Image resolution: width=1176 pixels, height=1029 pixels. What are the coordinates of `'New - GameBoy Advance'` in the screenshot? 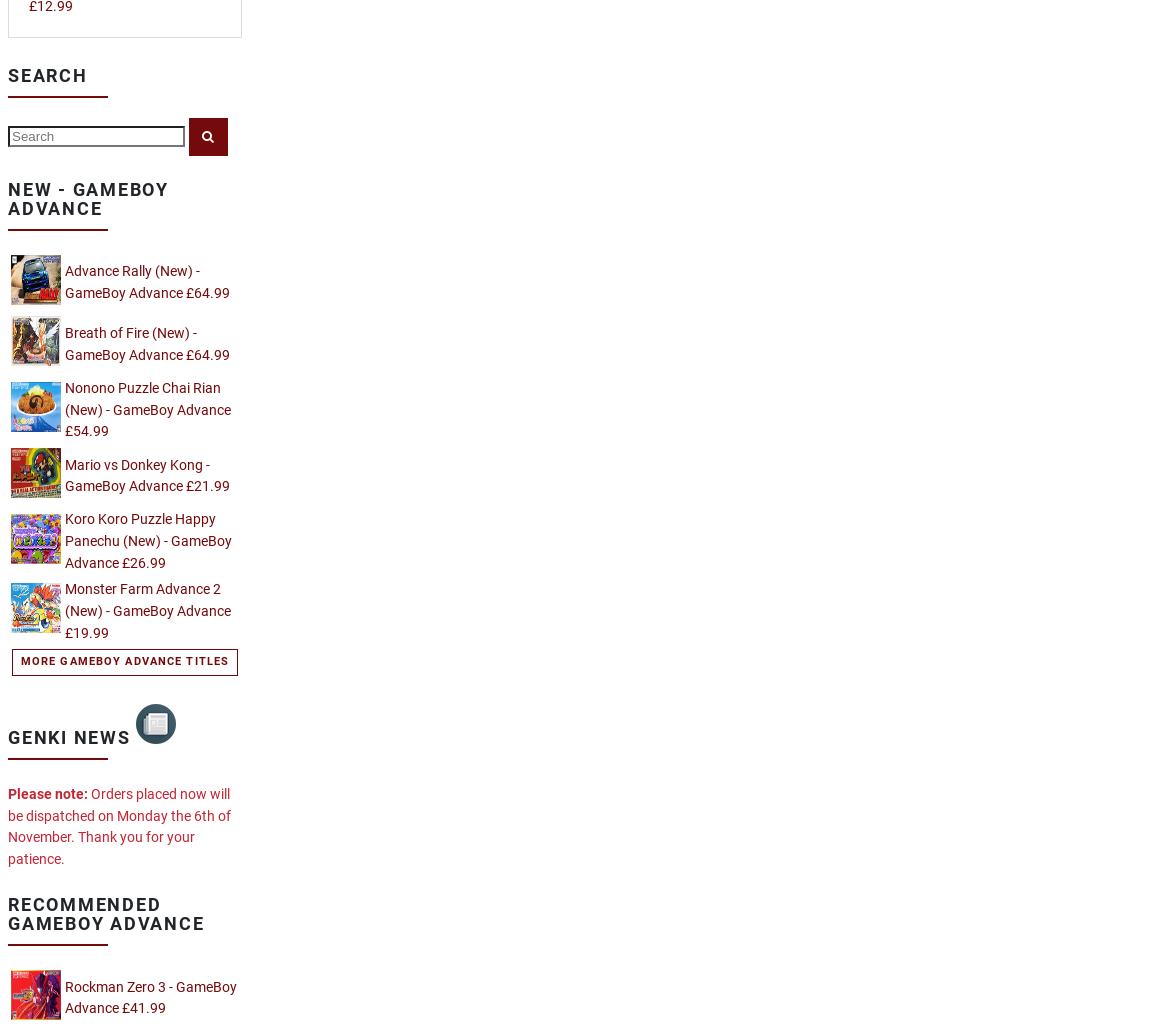 It's located at (87, 198).